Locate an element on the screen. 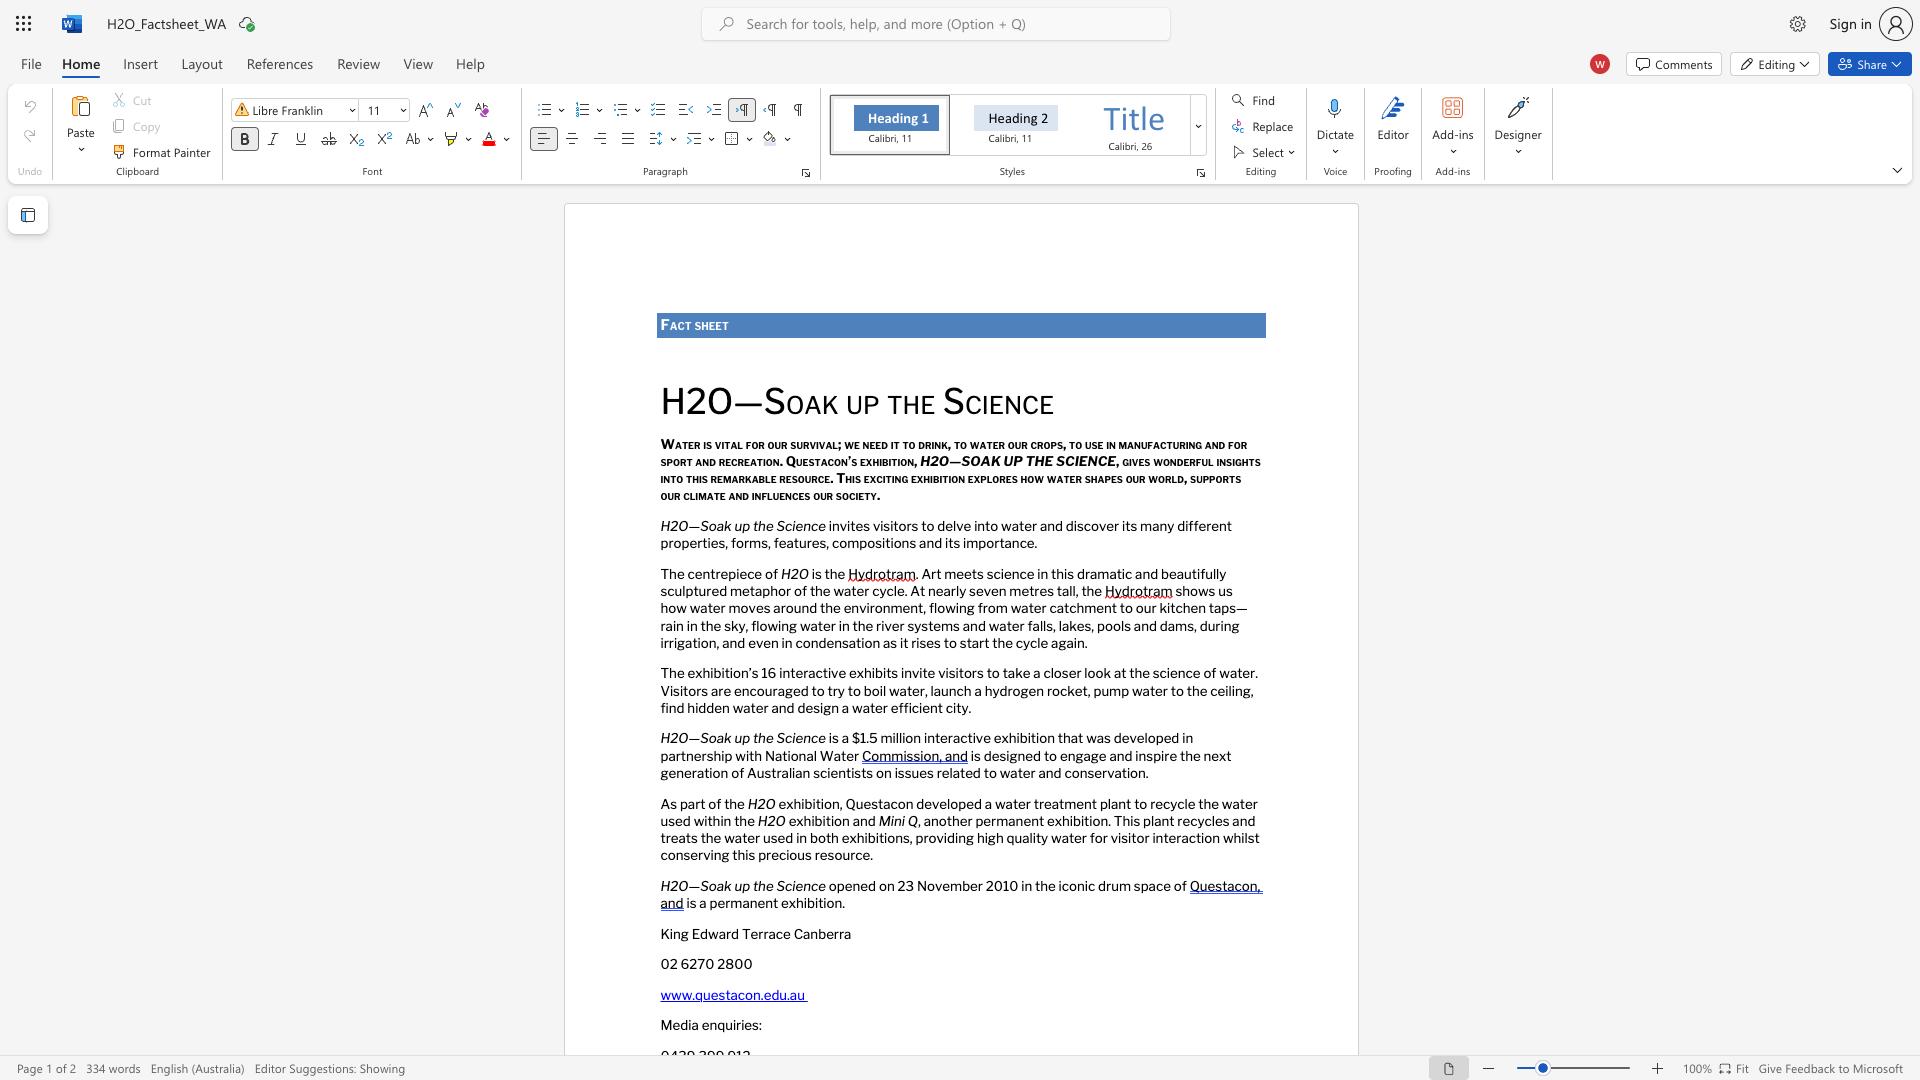 The width and height of the screenshot is (1920, 1080). the subset text "Scienc" within the text "H2O—Soak up the Science" is located at coordinates (775, 738).